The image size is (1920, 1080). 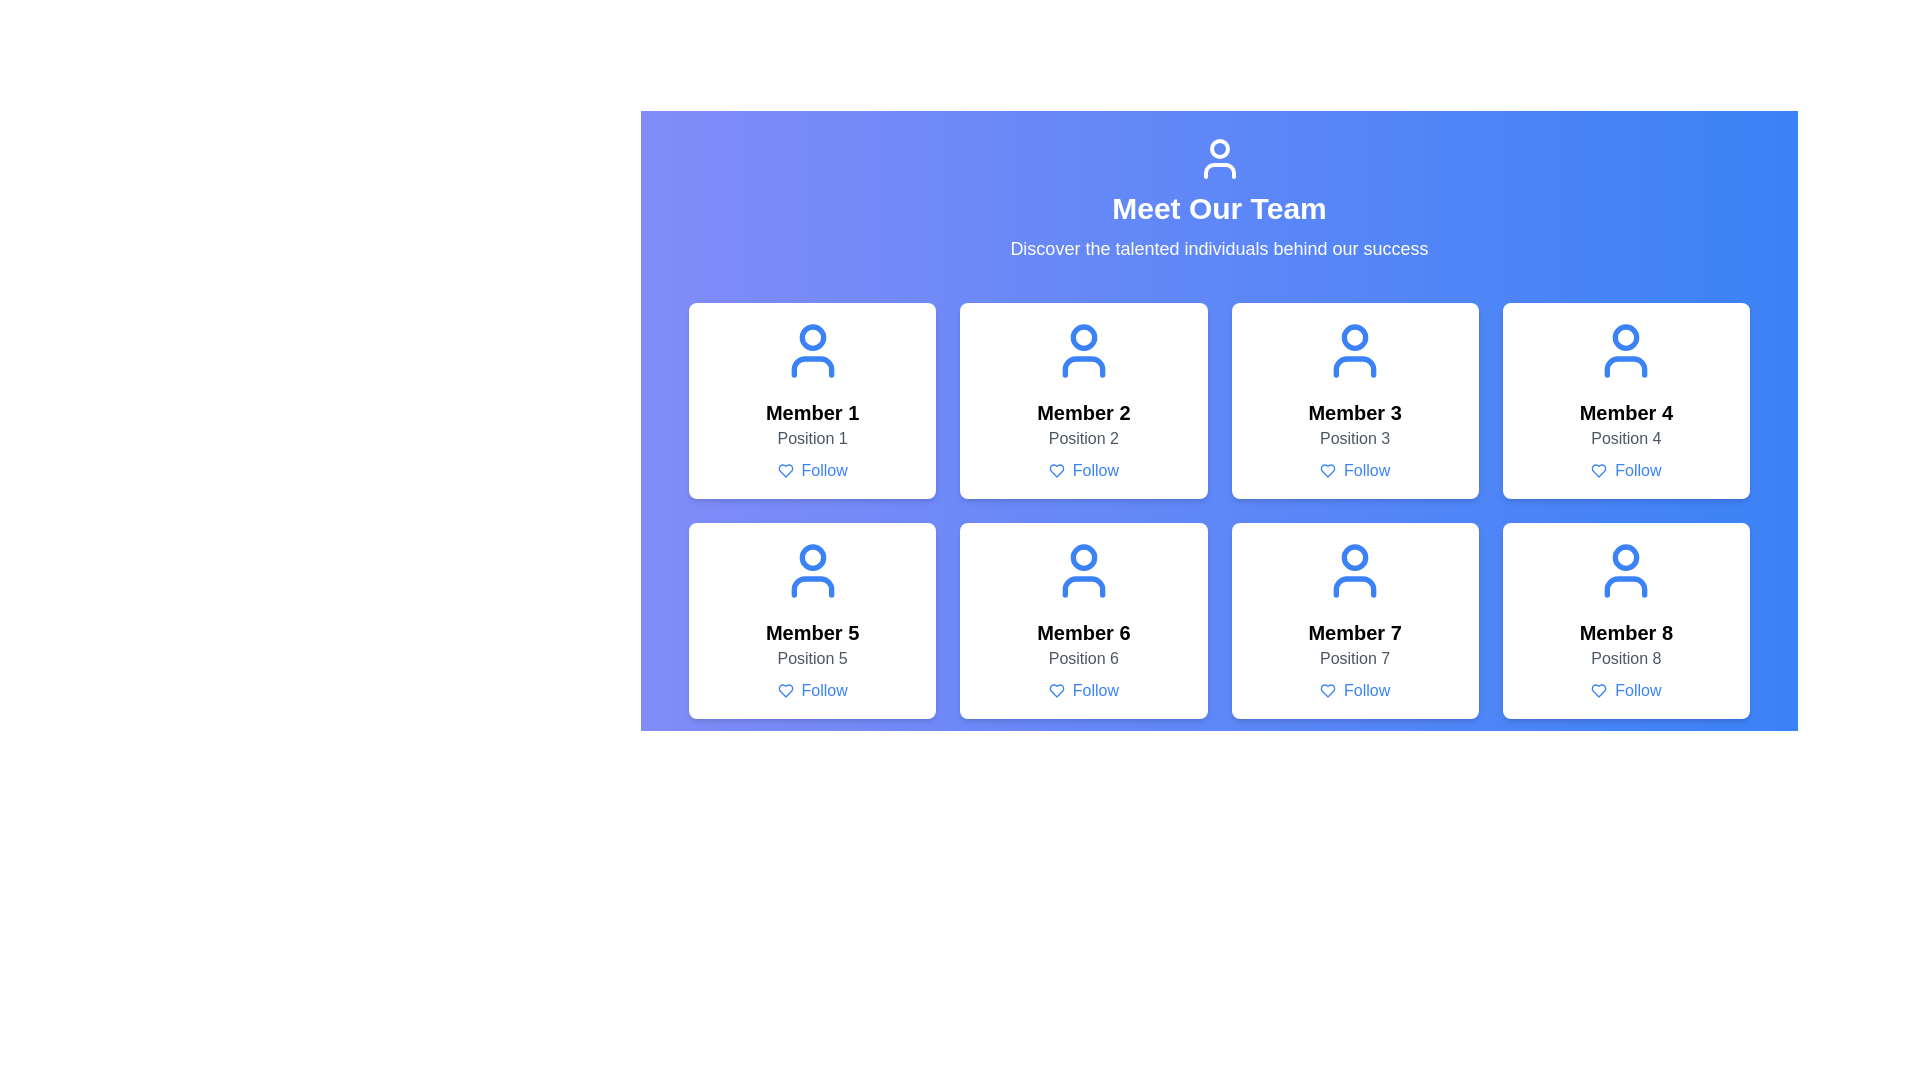 I want to click on the bold text label 'Member 7' located in the seventh card of the grid layout, positioned above 'Position 7', so click(x=1355, y=632).